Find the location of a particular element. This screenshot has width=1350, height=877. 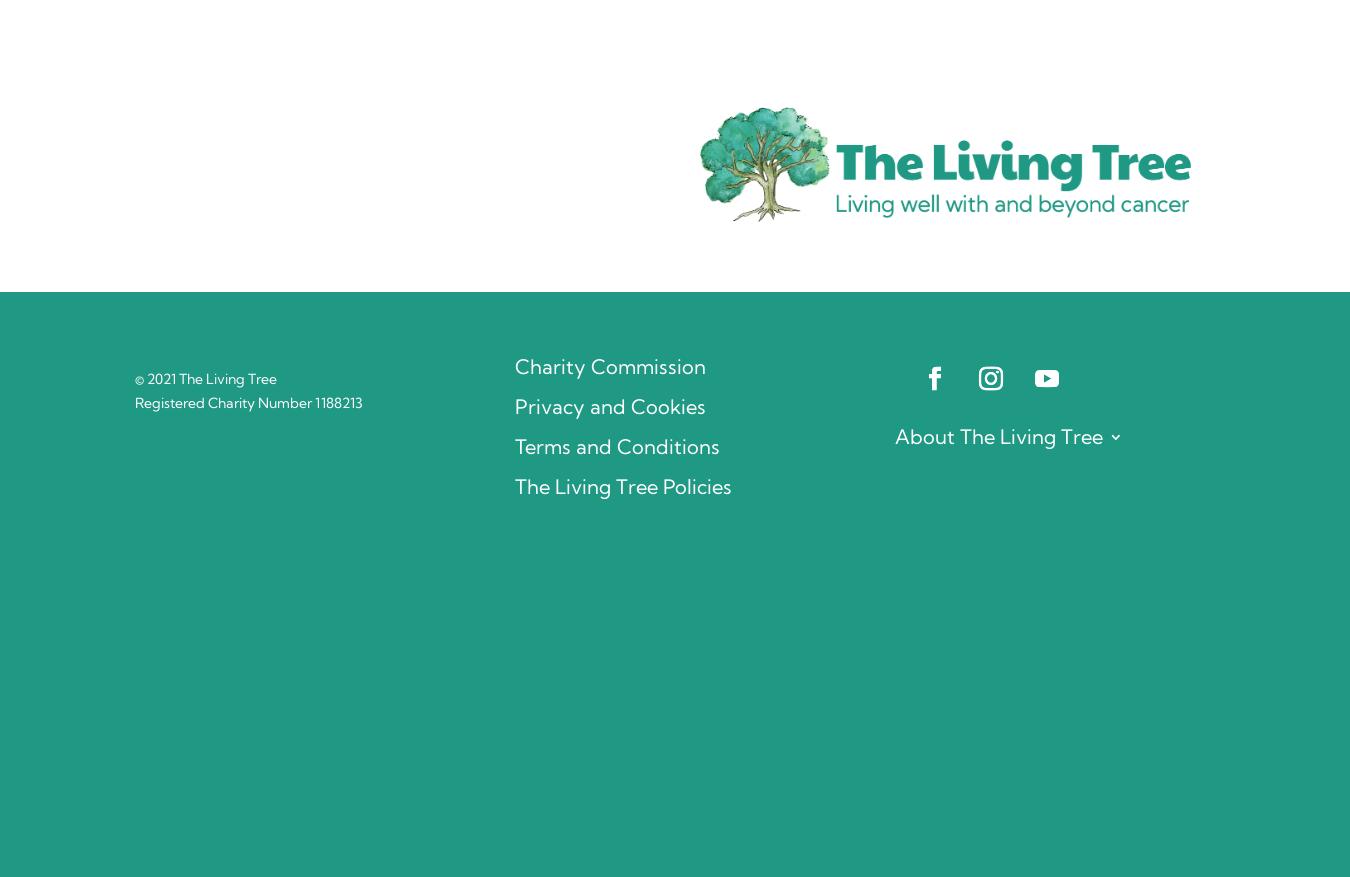

'About The Living Tree' is located at coordinates (997, 435).